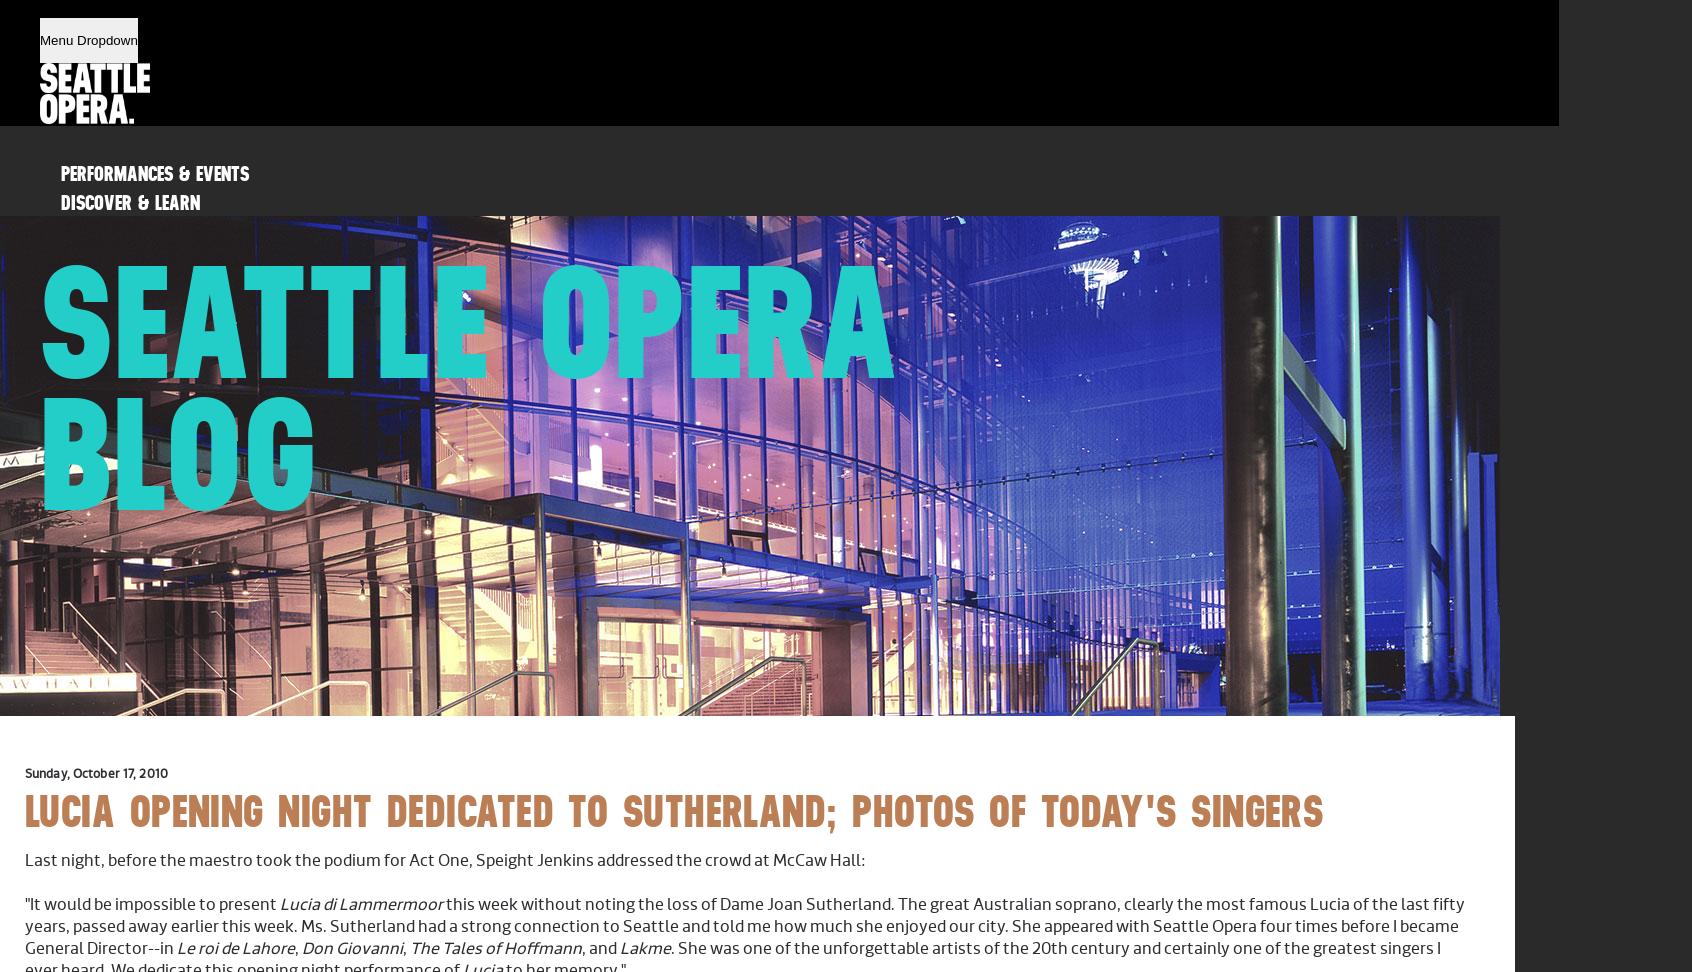 The height and width of the screenshot is (972, 1692). What do you see at coordinates (60, 289) in the screenshot?
I see `'About Us'` at bounding box center [60, 289].